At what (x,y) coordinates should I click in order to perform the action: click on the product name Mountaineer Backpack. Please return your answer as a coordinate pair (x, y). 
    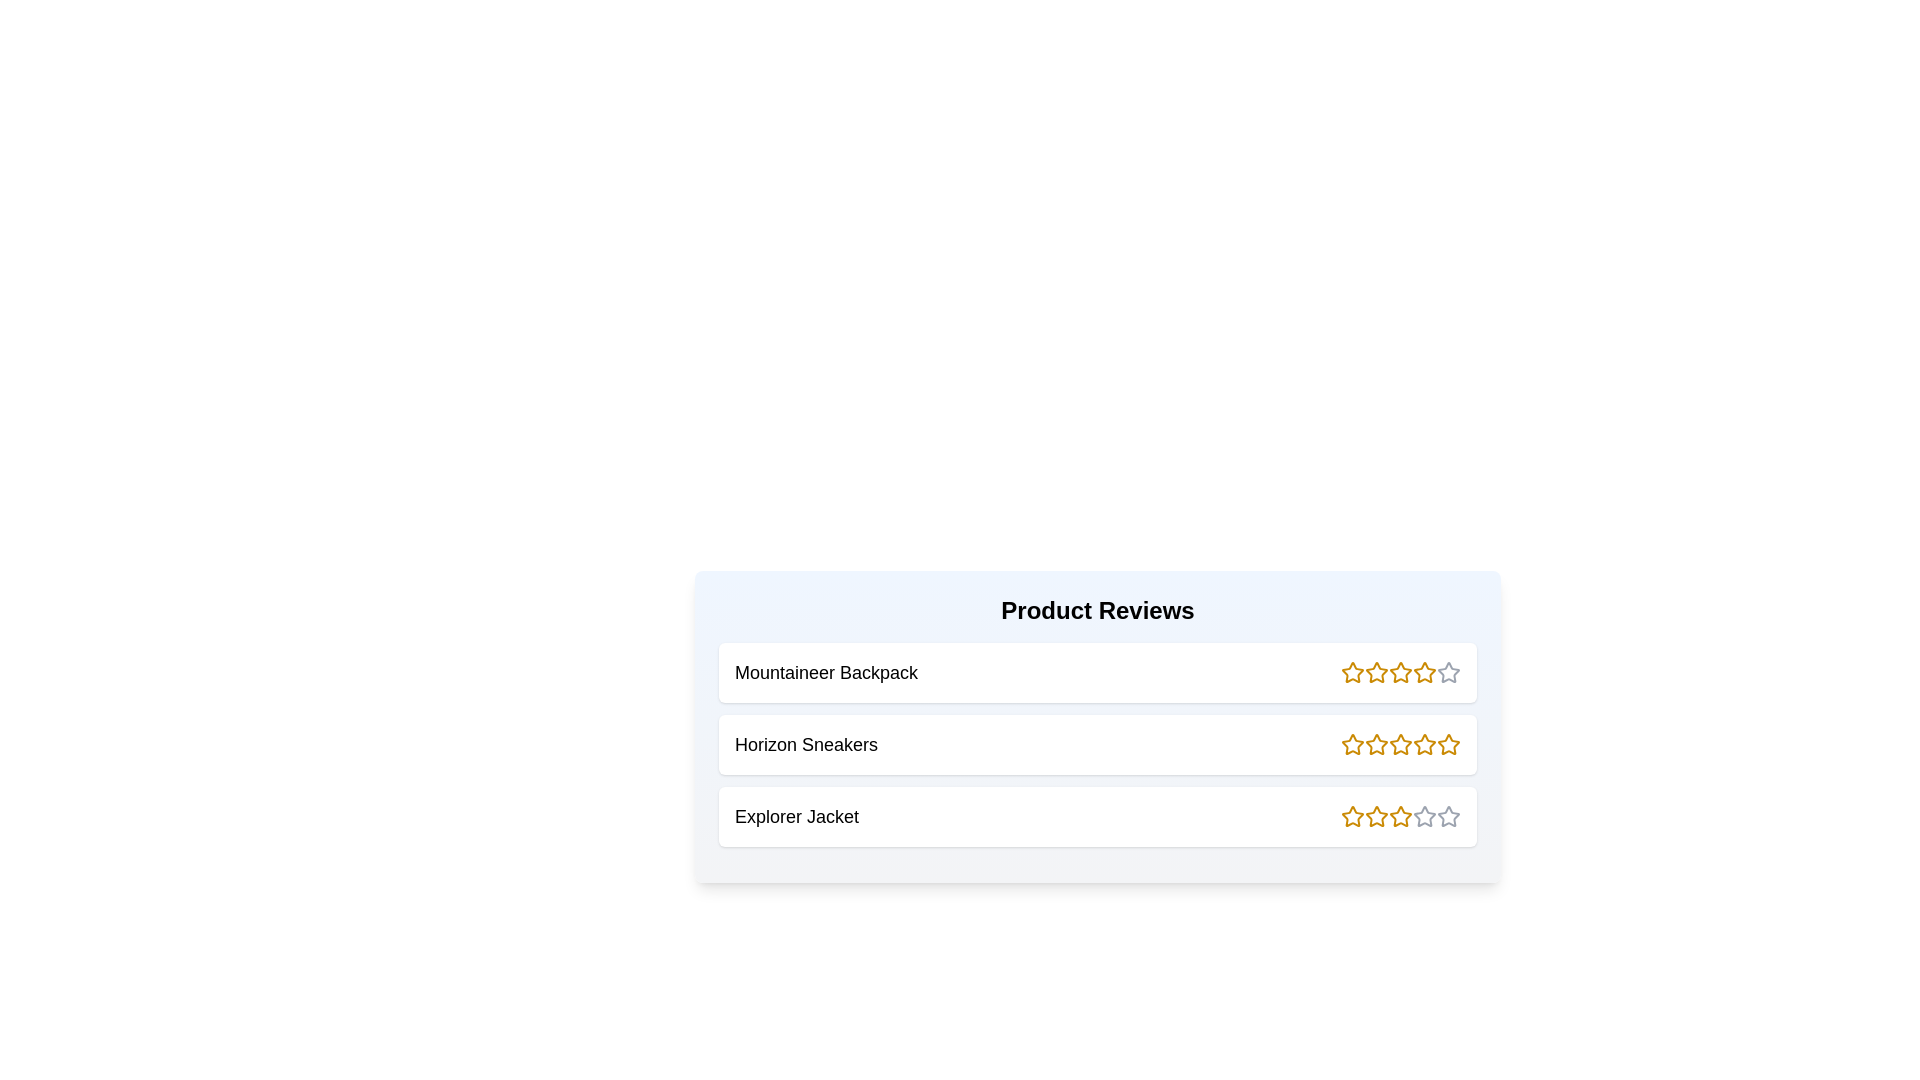
    Looking at the image, I should click on (826, 672).